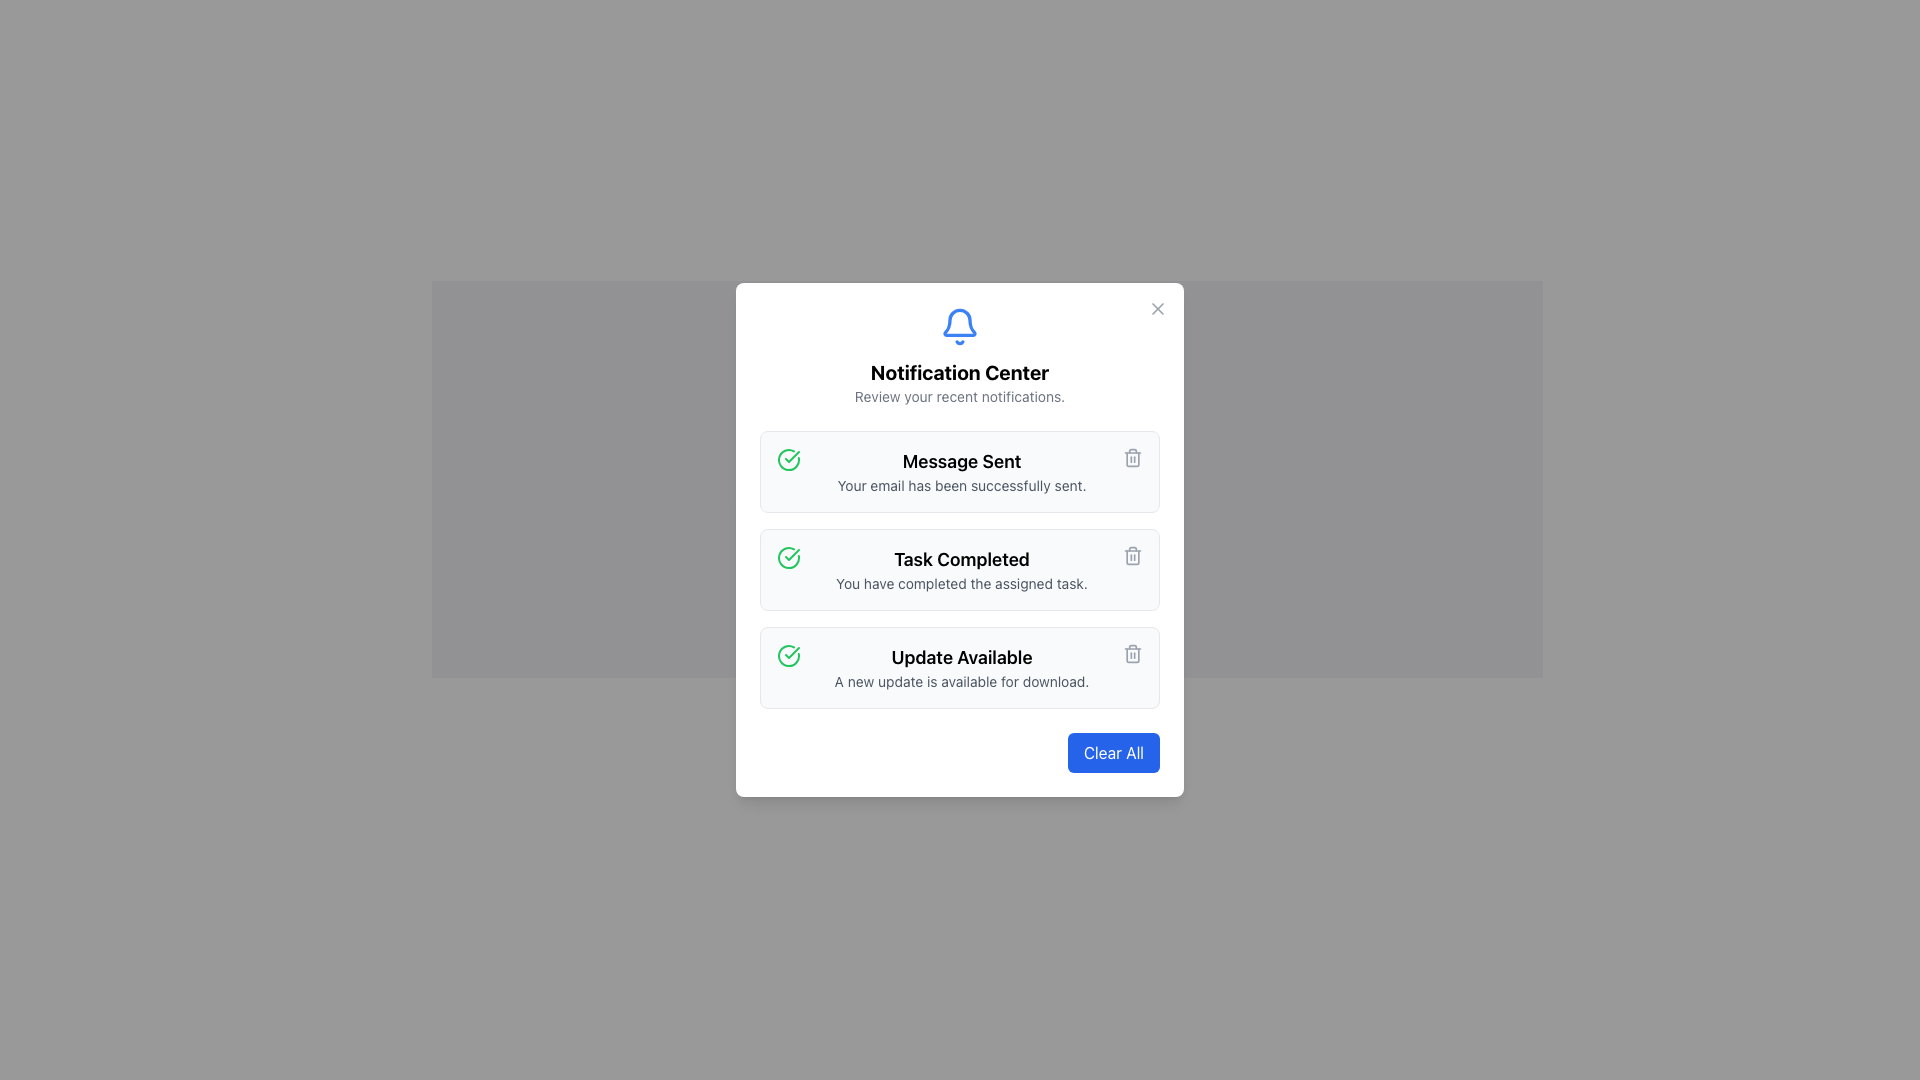 This screenshot has width=1920, height=1080. What do you see at coordinates (787, 655) in the screenshot?
I see `the circular checkmark icon with a green stroke that symbolizes successful completion, located next to the text 'Message Sent' in the first notification entry of the notification pop-up` at bounding box center [787, 655].